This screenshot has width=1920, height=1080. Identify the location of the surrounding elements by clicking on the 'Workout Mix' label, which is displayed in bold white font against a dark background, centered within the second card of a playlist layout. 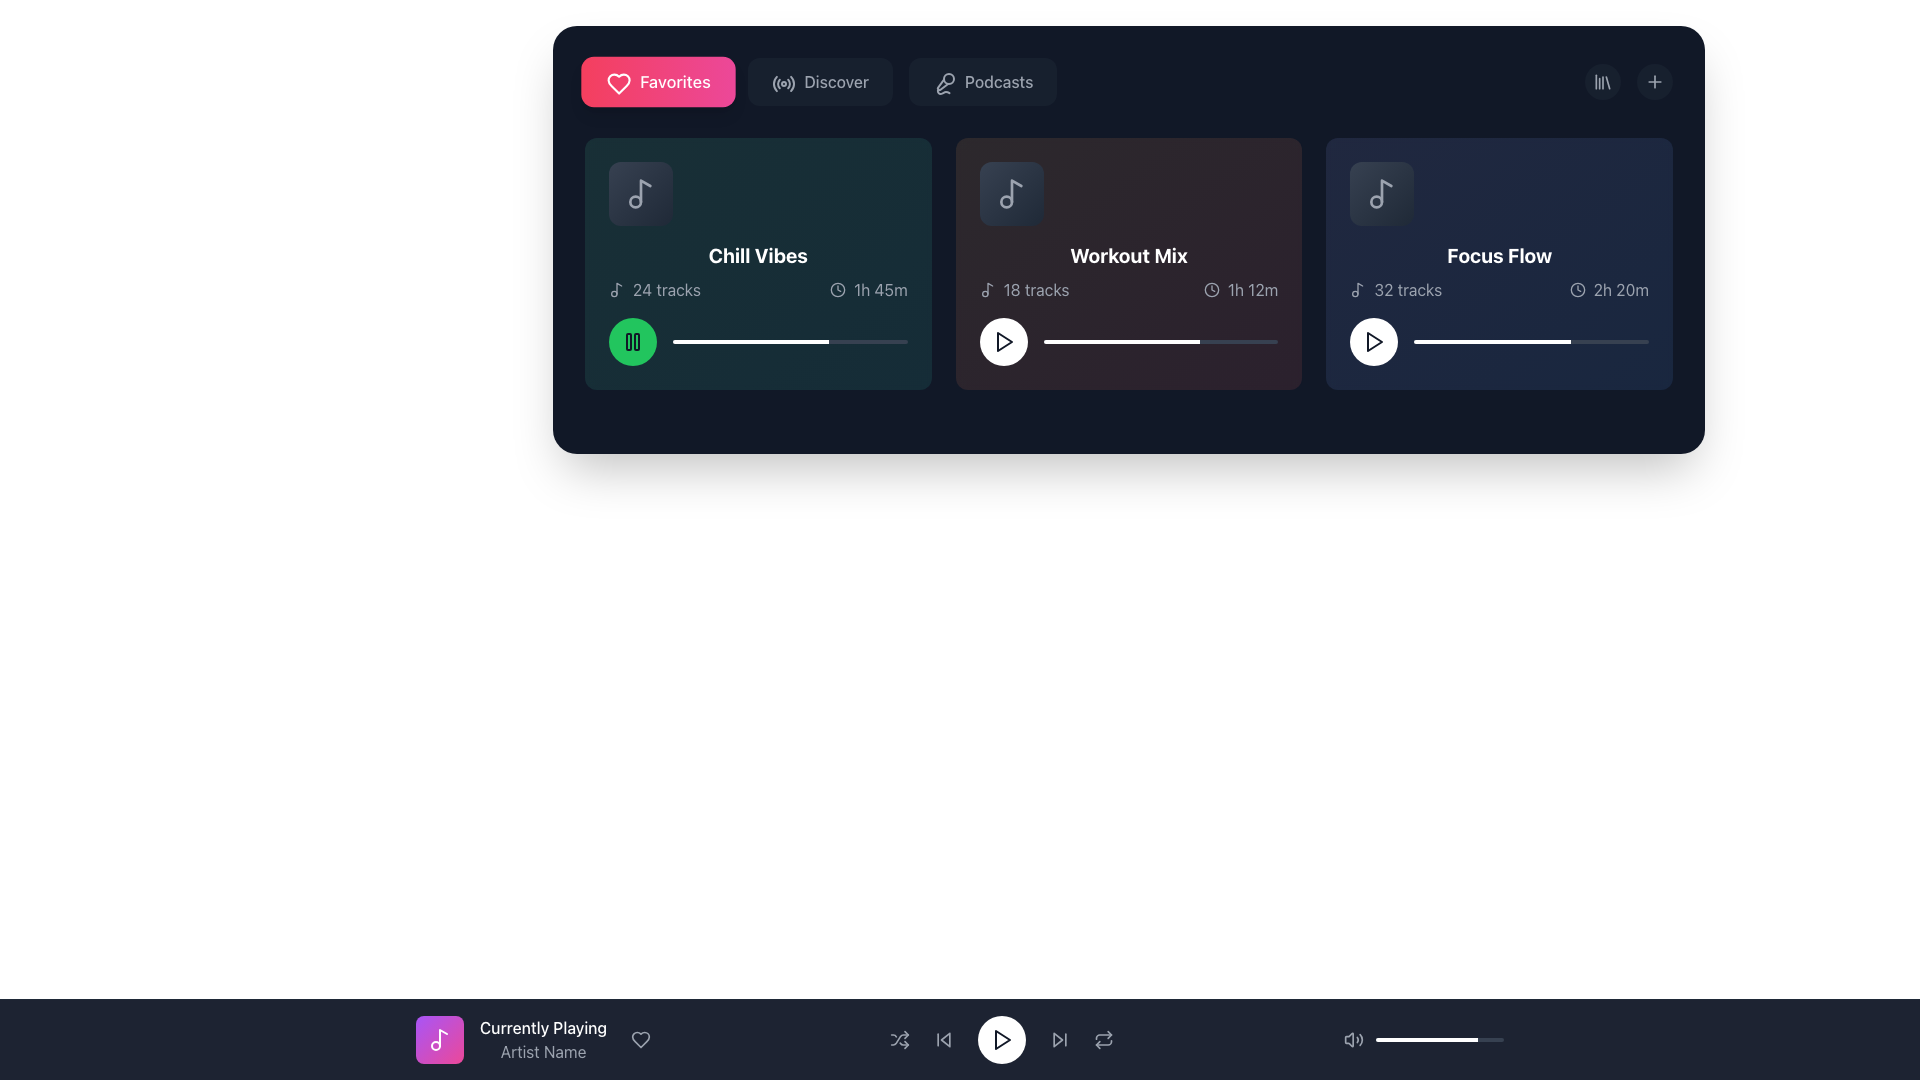
(1128, 254).